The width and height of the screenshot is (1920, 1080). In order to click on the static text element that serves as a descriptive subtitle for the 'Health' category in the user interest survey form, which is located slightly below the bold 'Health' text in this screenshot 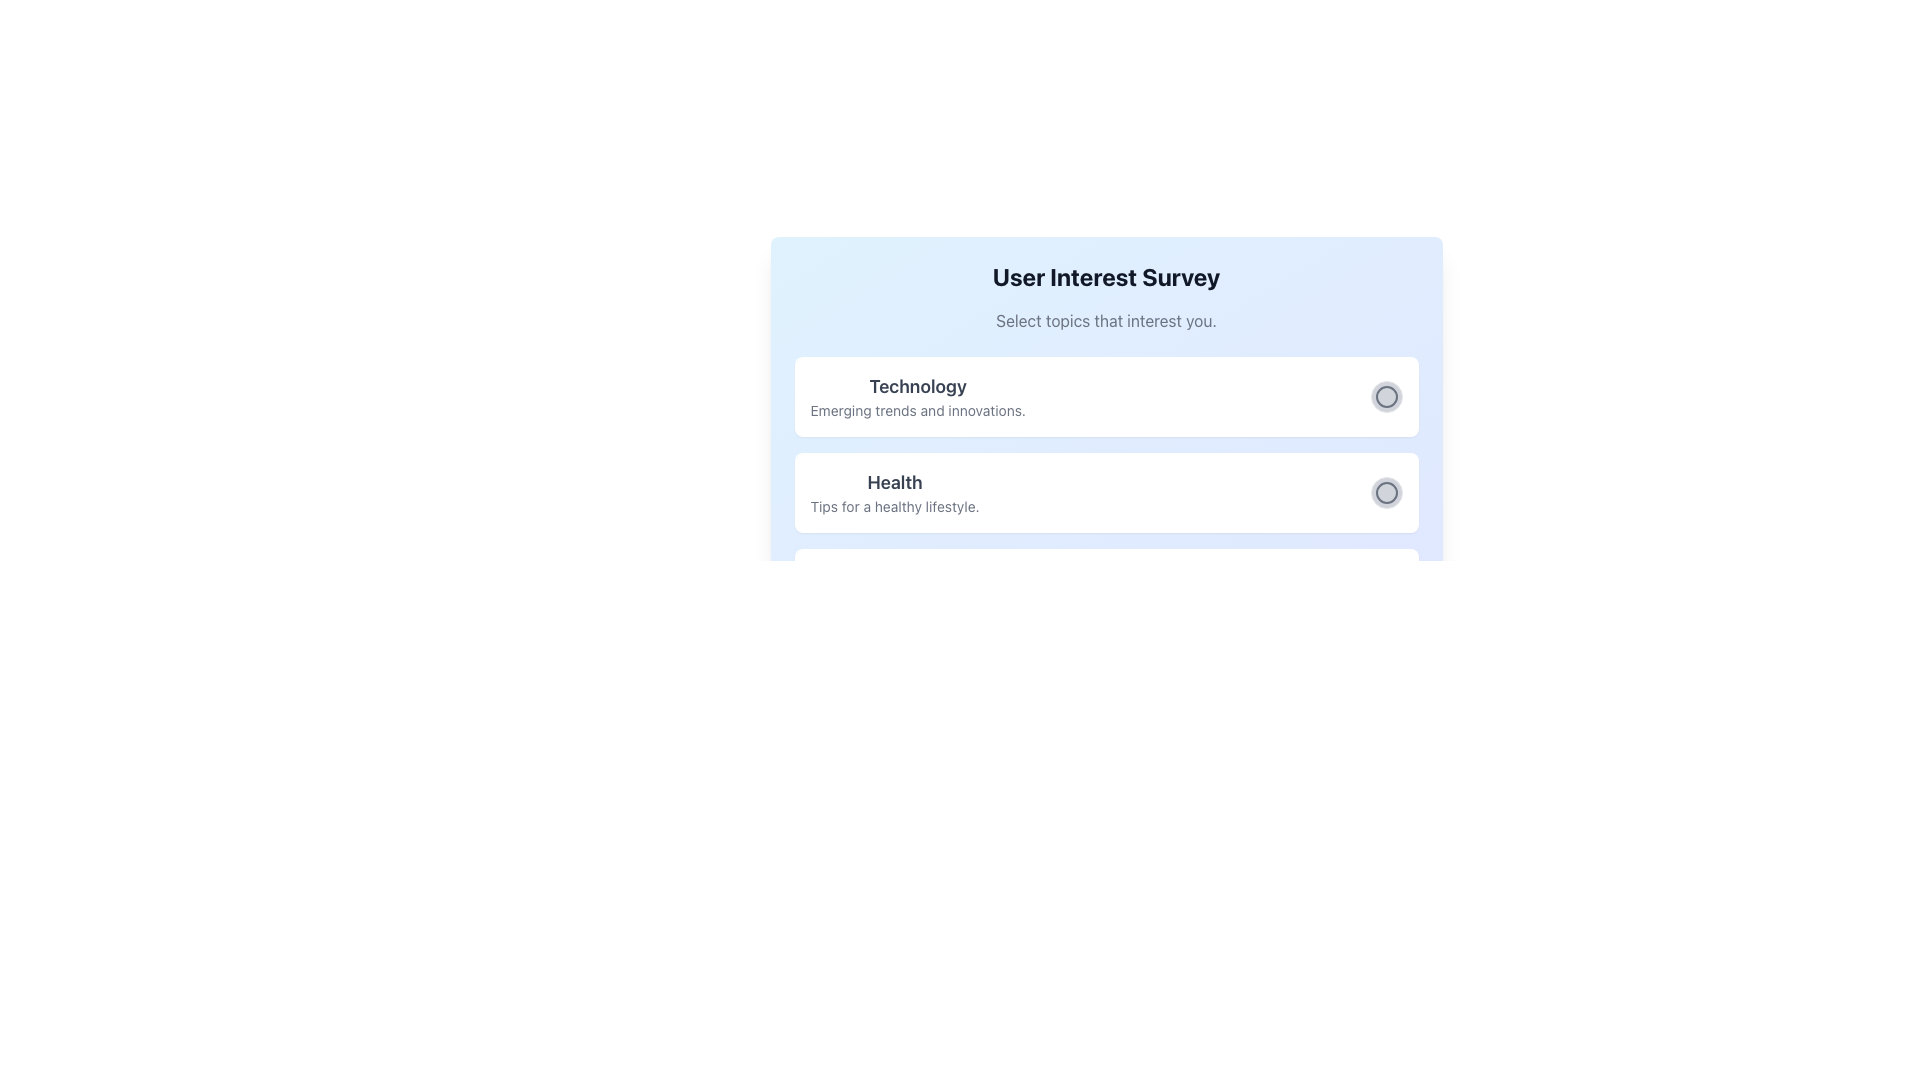, I will do `click(894, 505)`.